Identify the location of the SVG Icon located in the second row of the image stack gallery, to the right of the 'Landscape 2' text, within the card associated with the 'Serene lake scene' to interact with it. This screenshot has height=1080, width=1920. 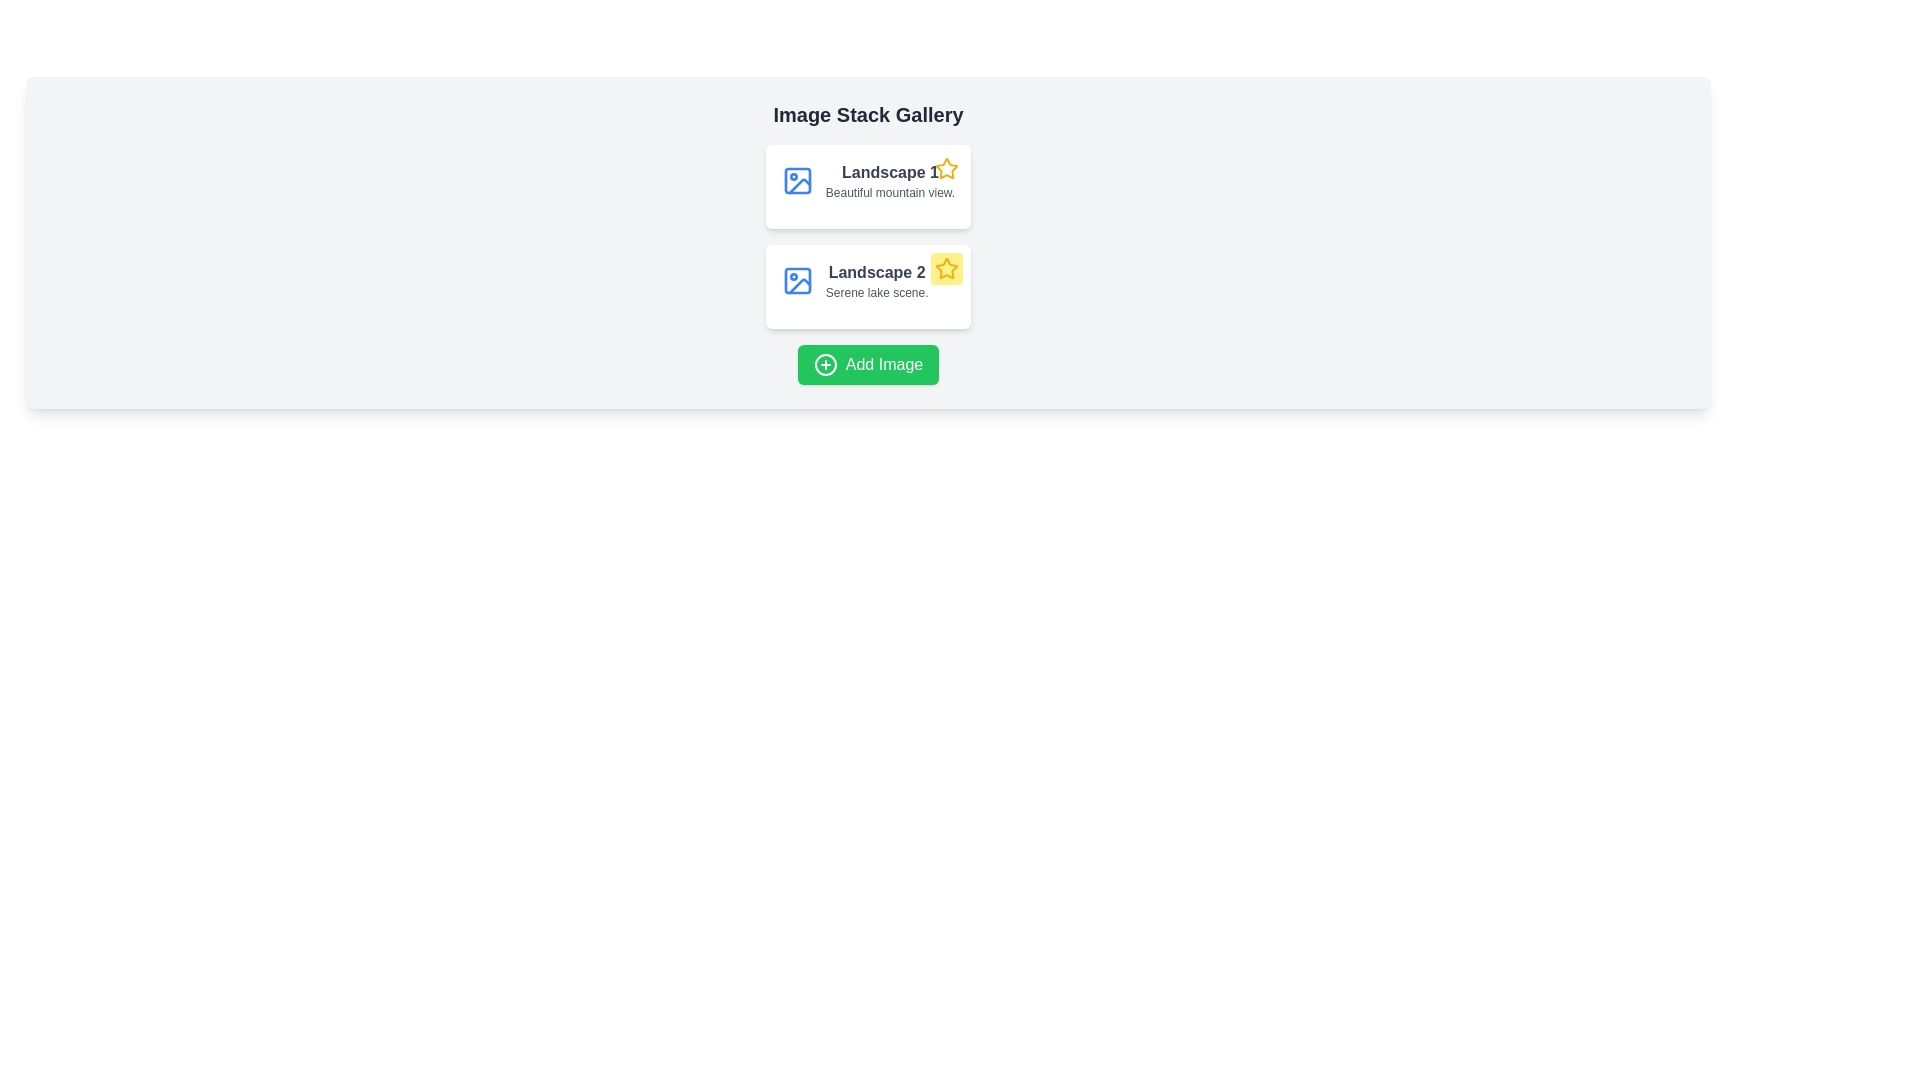
(946, 267).